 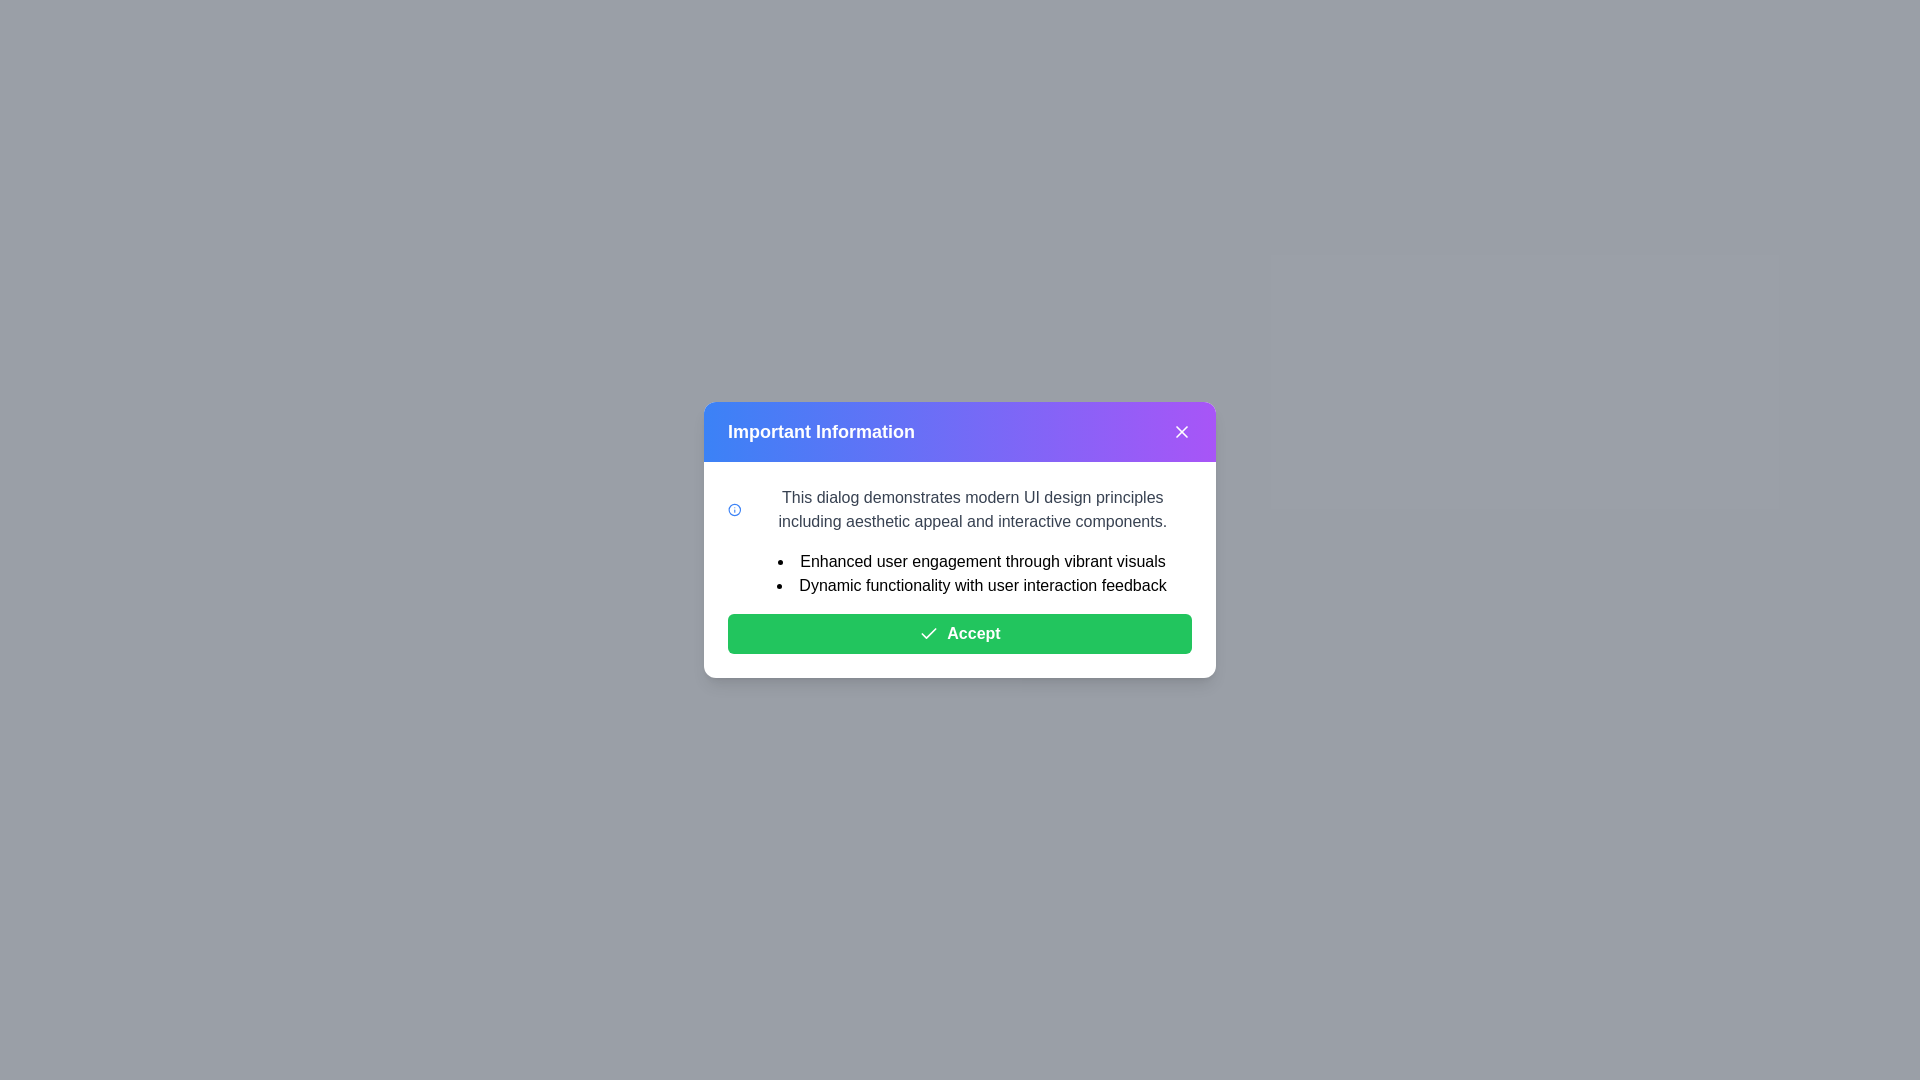 I want to click on the close button (X icon) to close the dialog, so click(x=1181, y=431).